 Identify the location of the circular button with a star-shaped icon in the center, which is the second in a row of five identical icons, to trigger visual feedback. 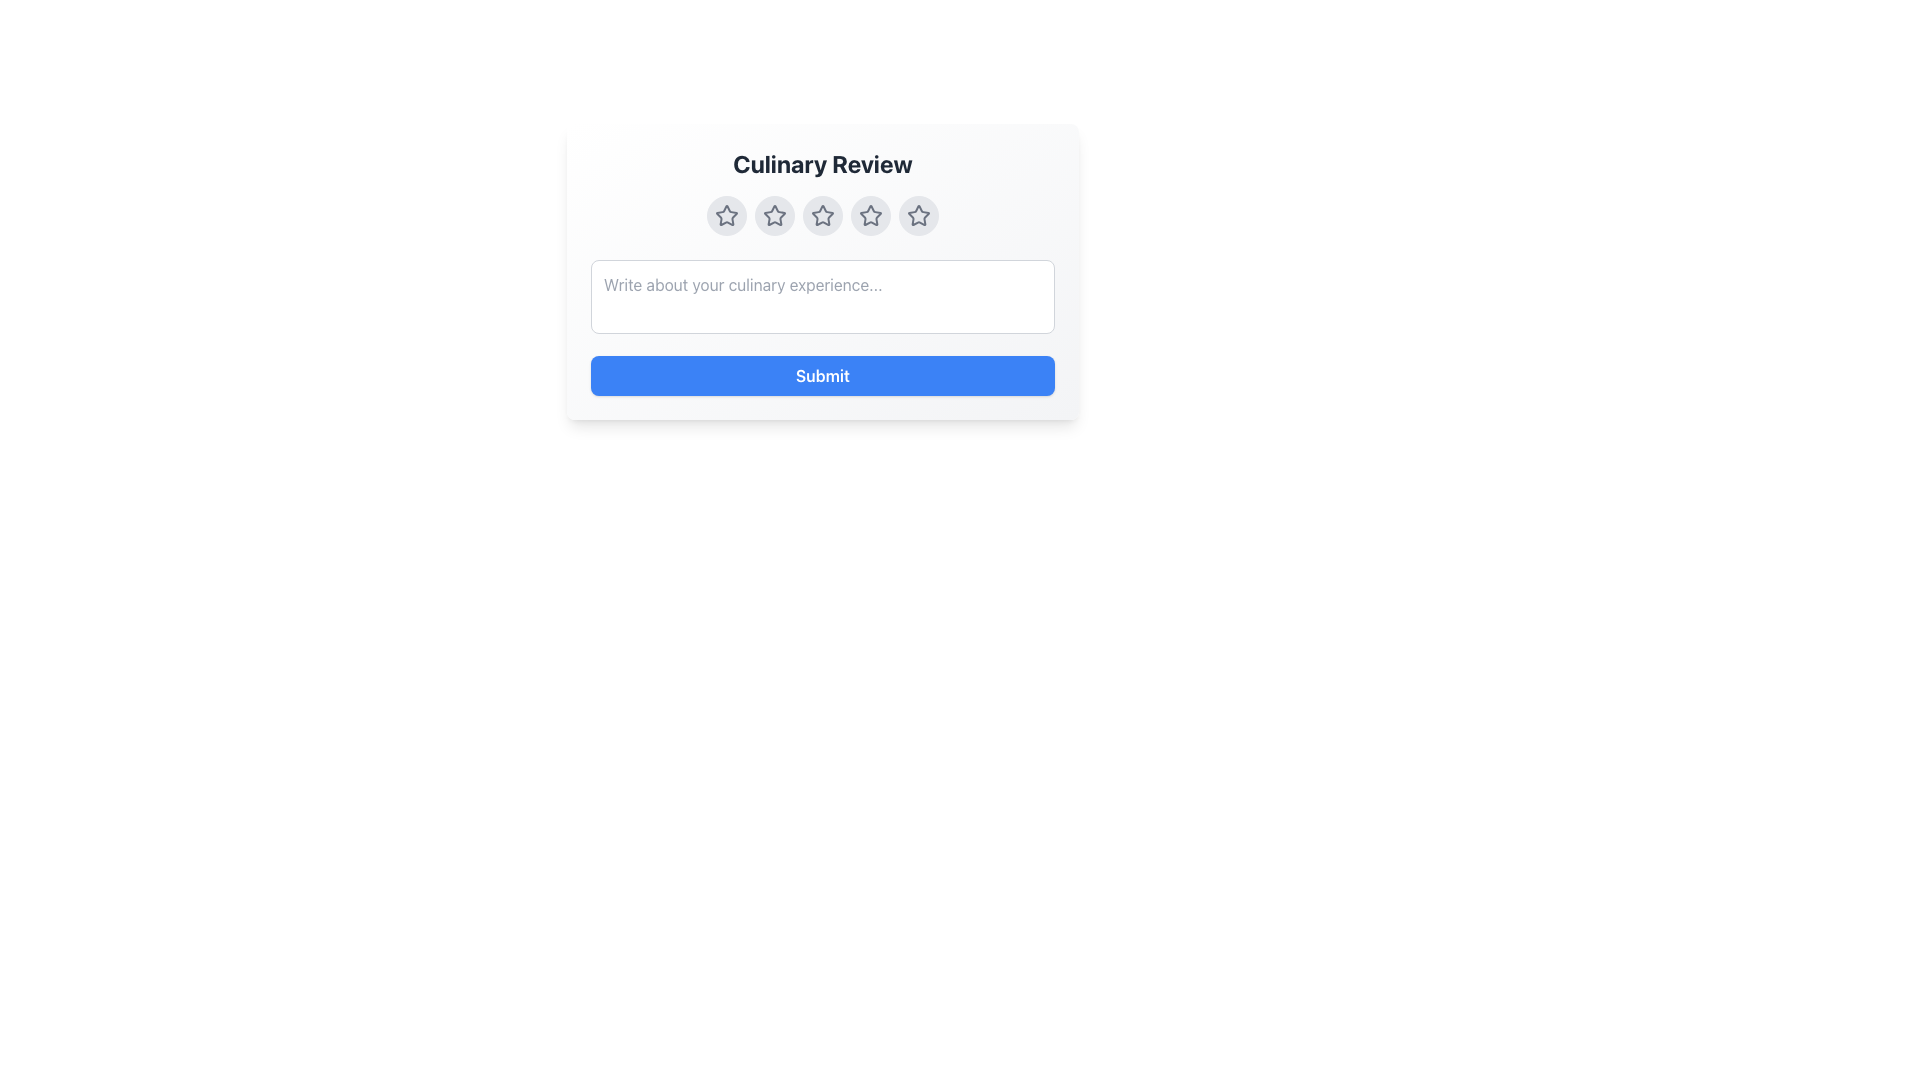
(773, 216).